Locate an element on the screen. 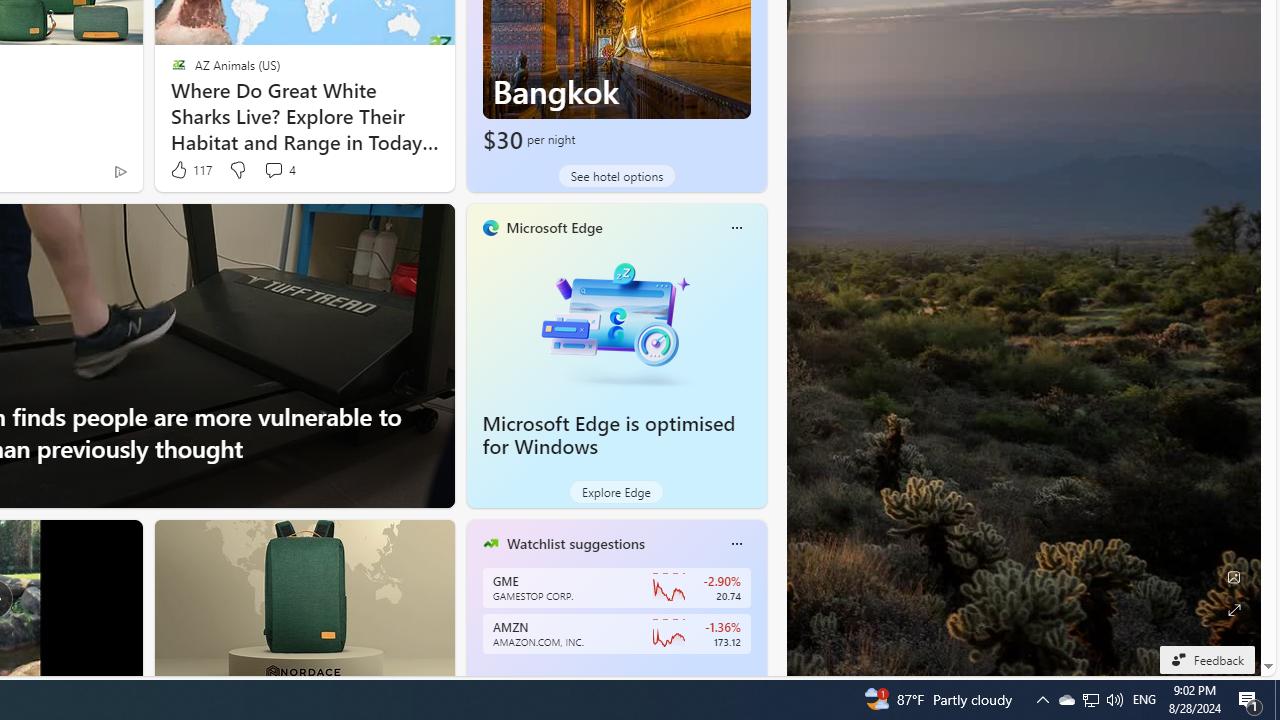 The height and width of the screenshot is (720, 1280). 'Edit Background' is located at coordinates (1232, 577).